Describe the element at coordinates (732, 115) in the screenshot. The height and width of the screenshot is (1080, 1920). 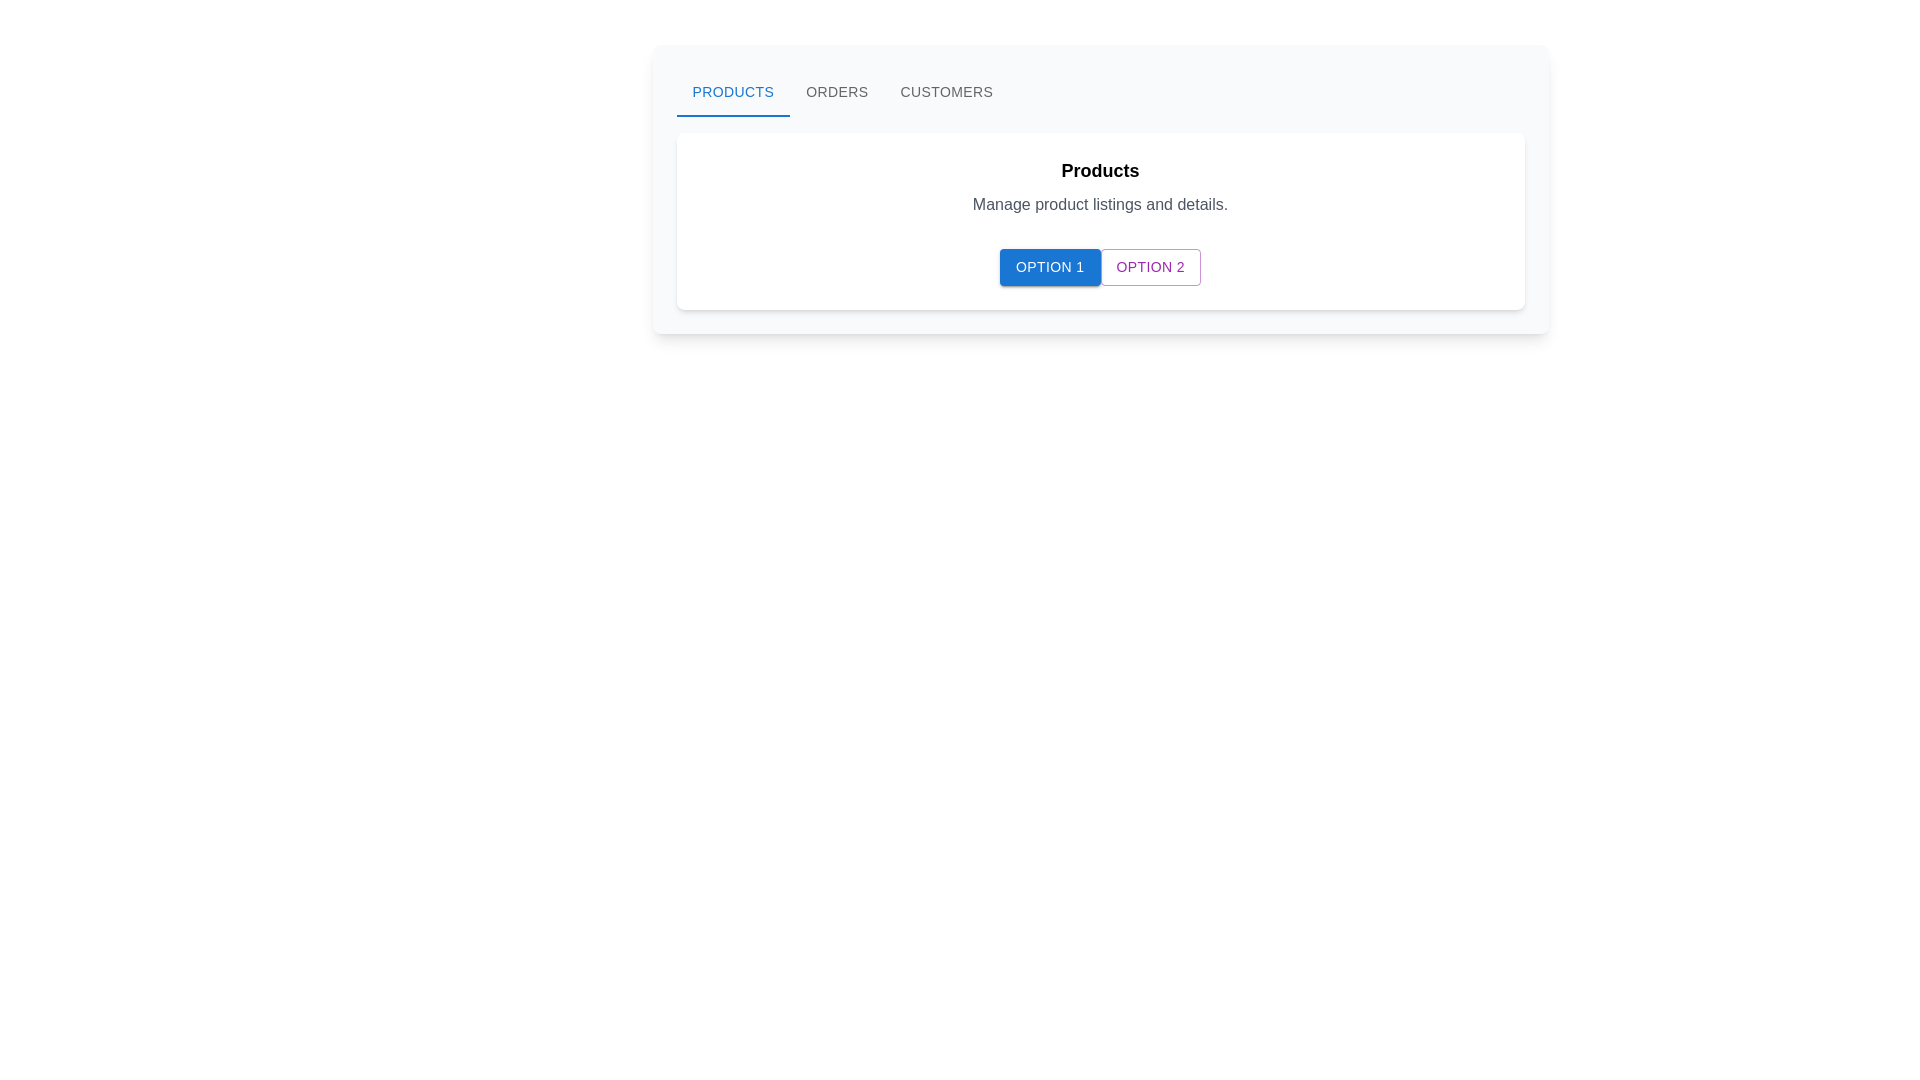
I see `the position of the indicator line that represents the currently active 'Products' tab in the tabbed navigation interface` at that location.